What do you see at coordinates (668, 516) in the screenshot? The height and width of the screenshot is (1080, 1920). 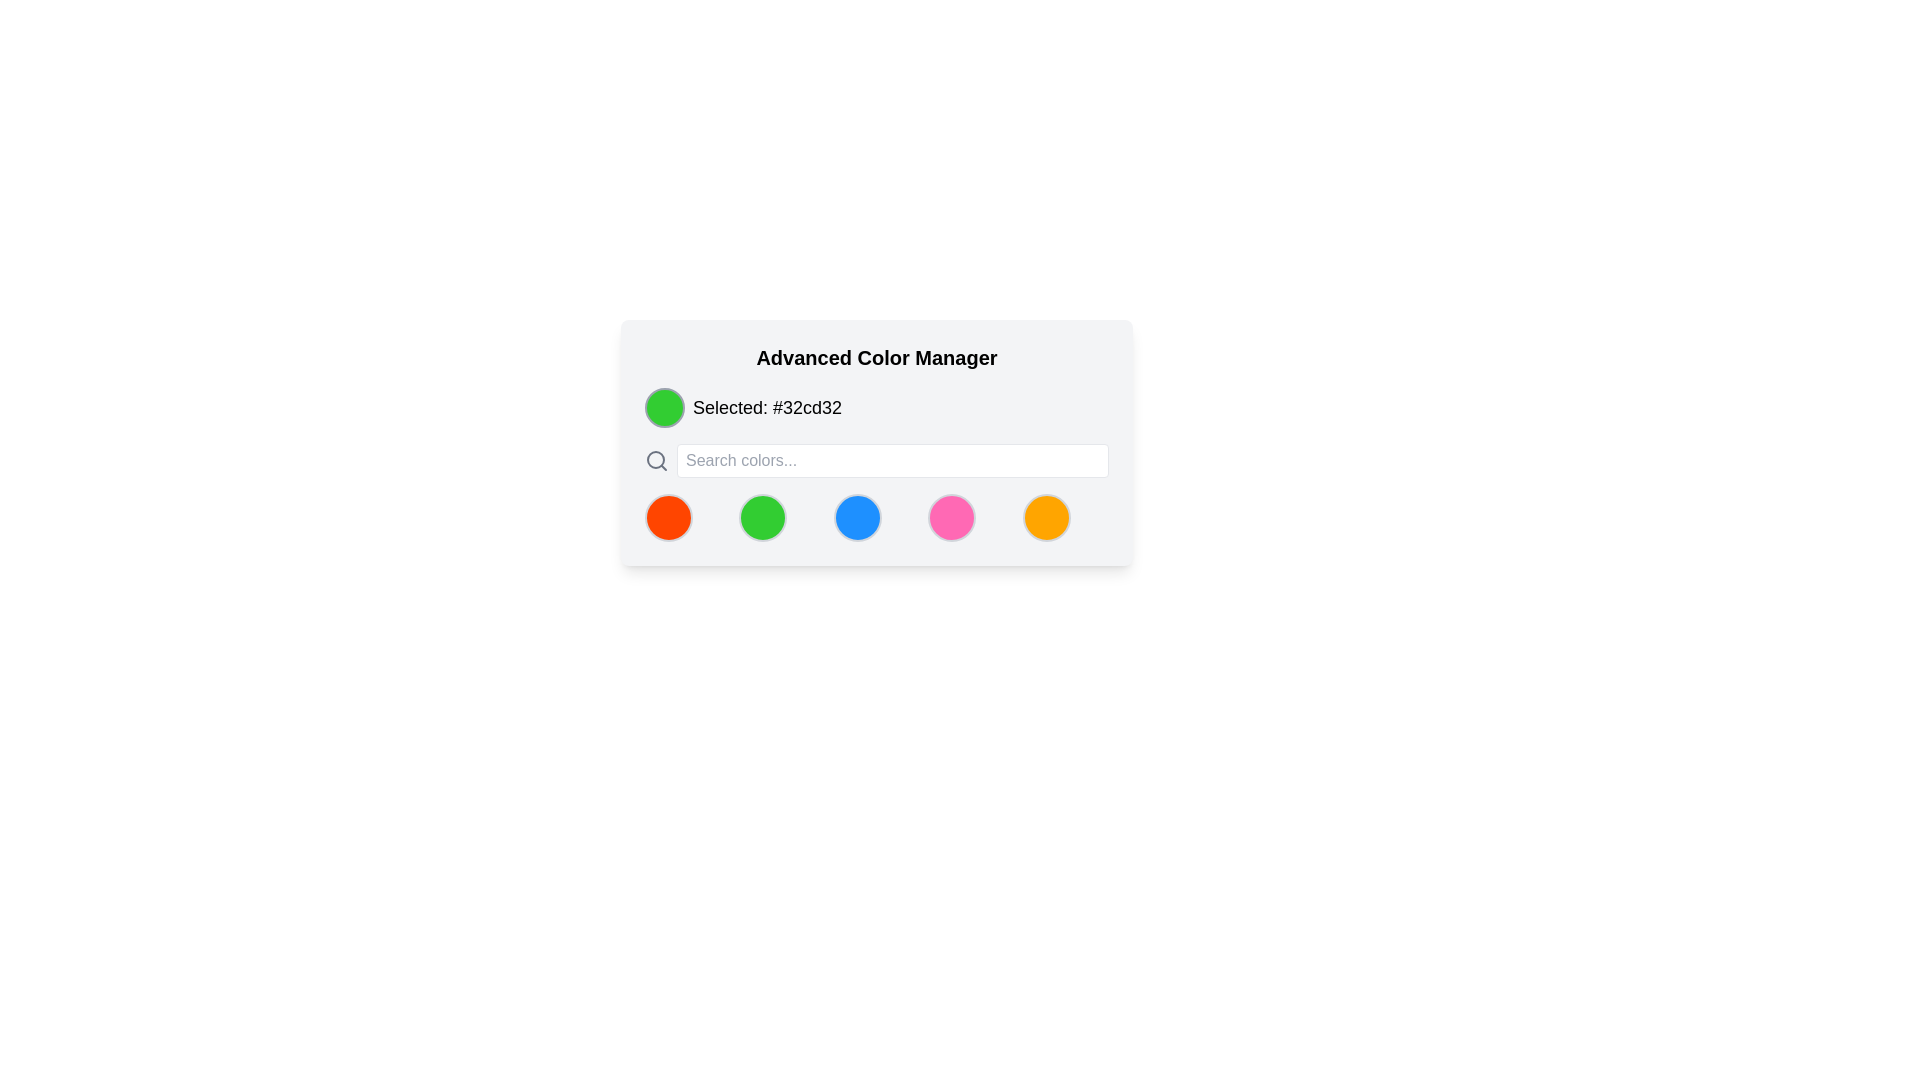 I see `the bright red circular Color selection button located in the bottom section of the 'Advanced Color Manager' panel` at bounding box center [668, 516].